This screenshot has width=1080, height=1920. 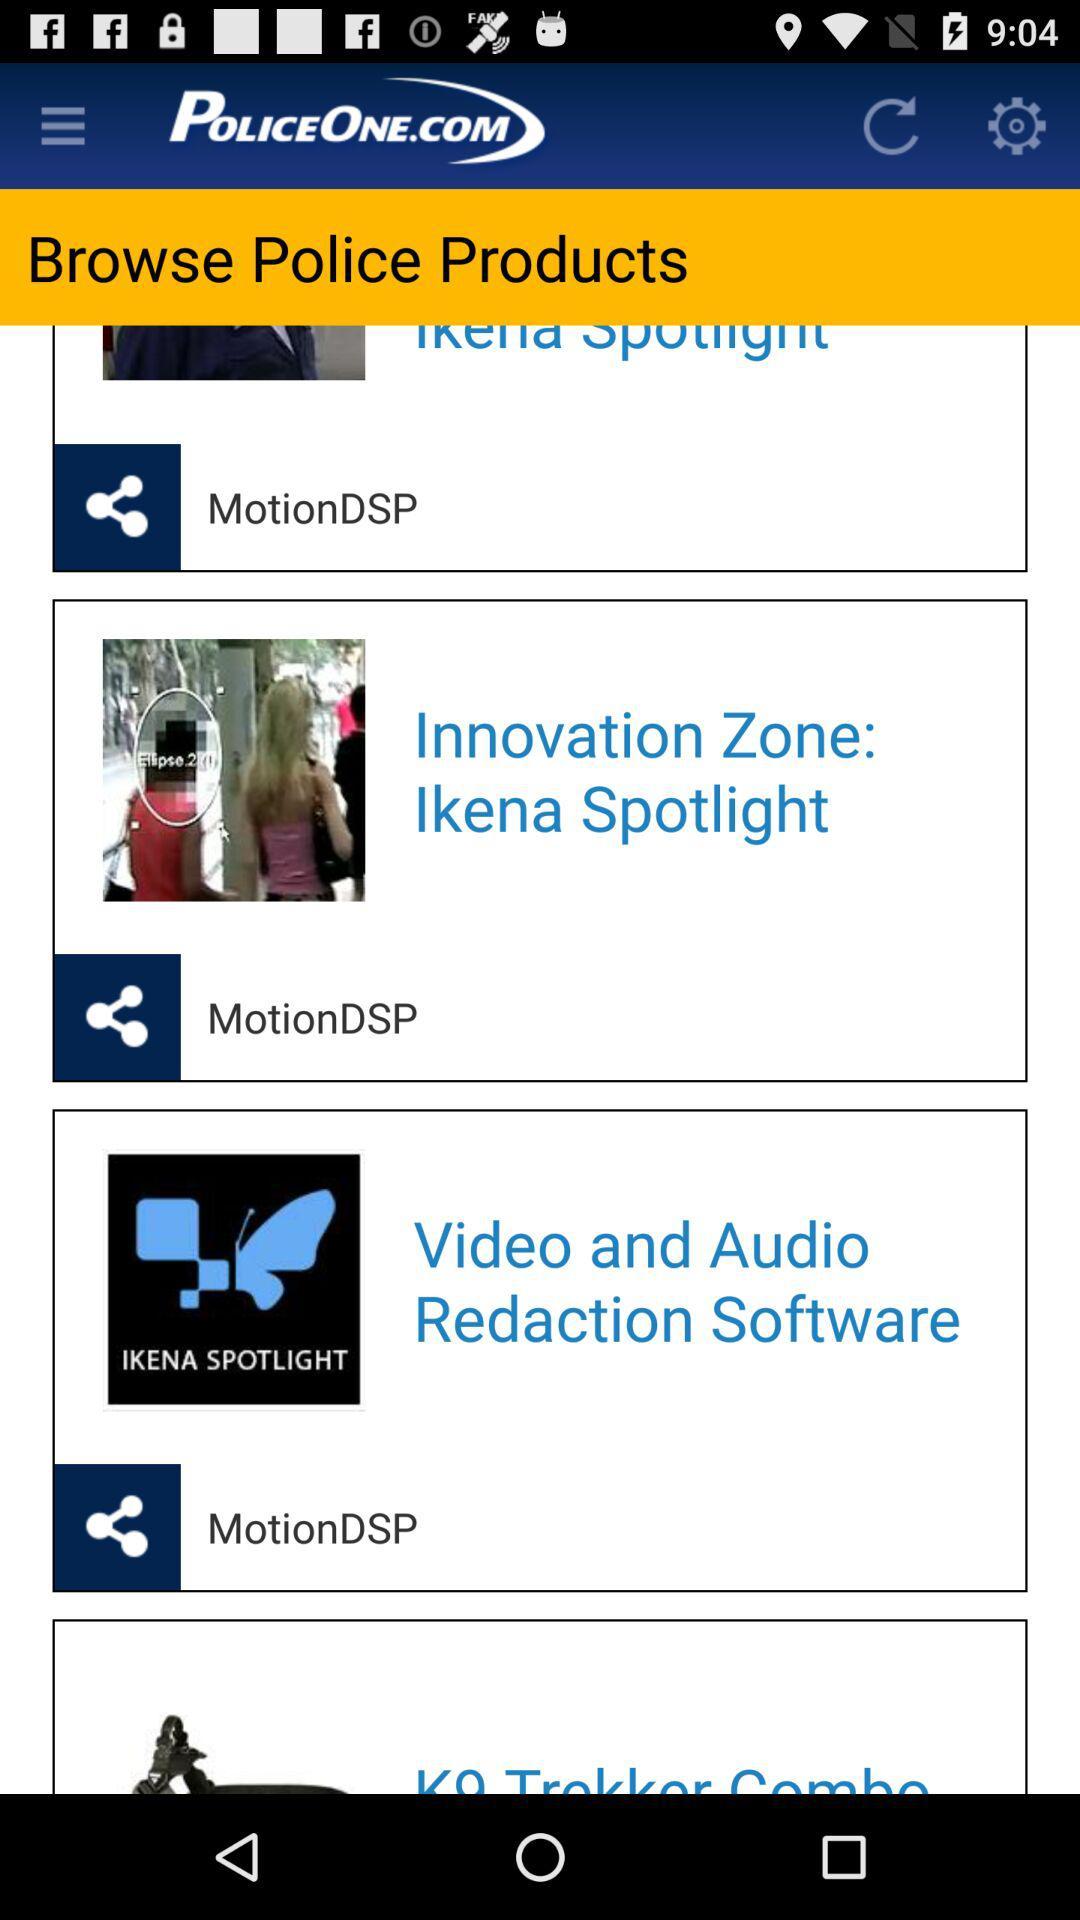 What do you see at coordinates (692, 1280) in the screenshot?
I see `app above motiondsp icon` at bounding box center [692, 1280].